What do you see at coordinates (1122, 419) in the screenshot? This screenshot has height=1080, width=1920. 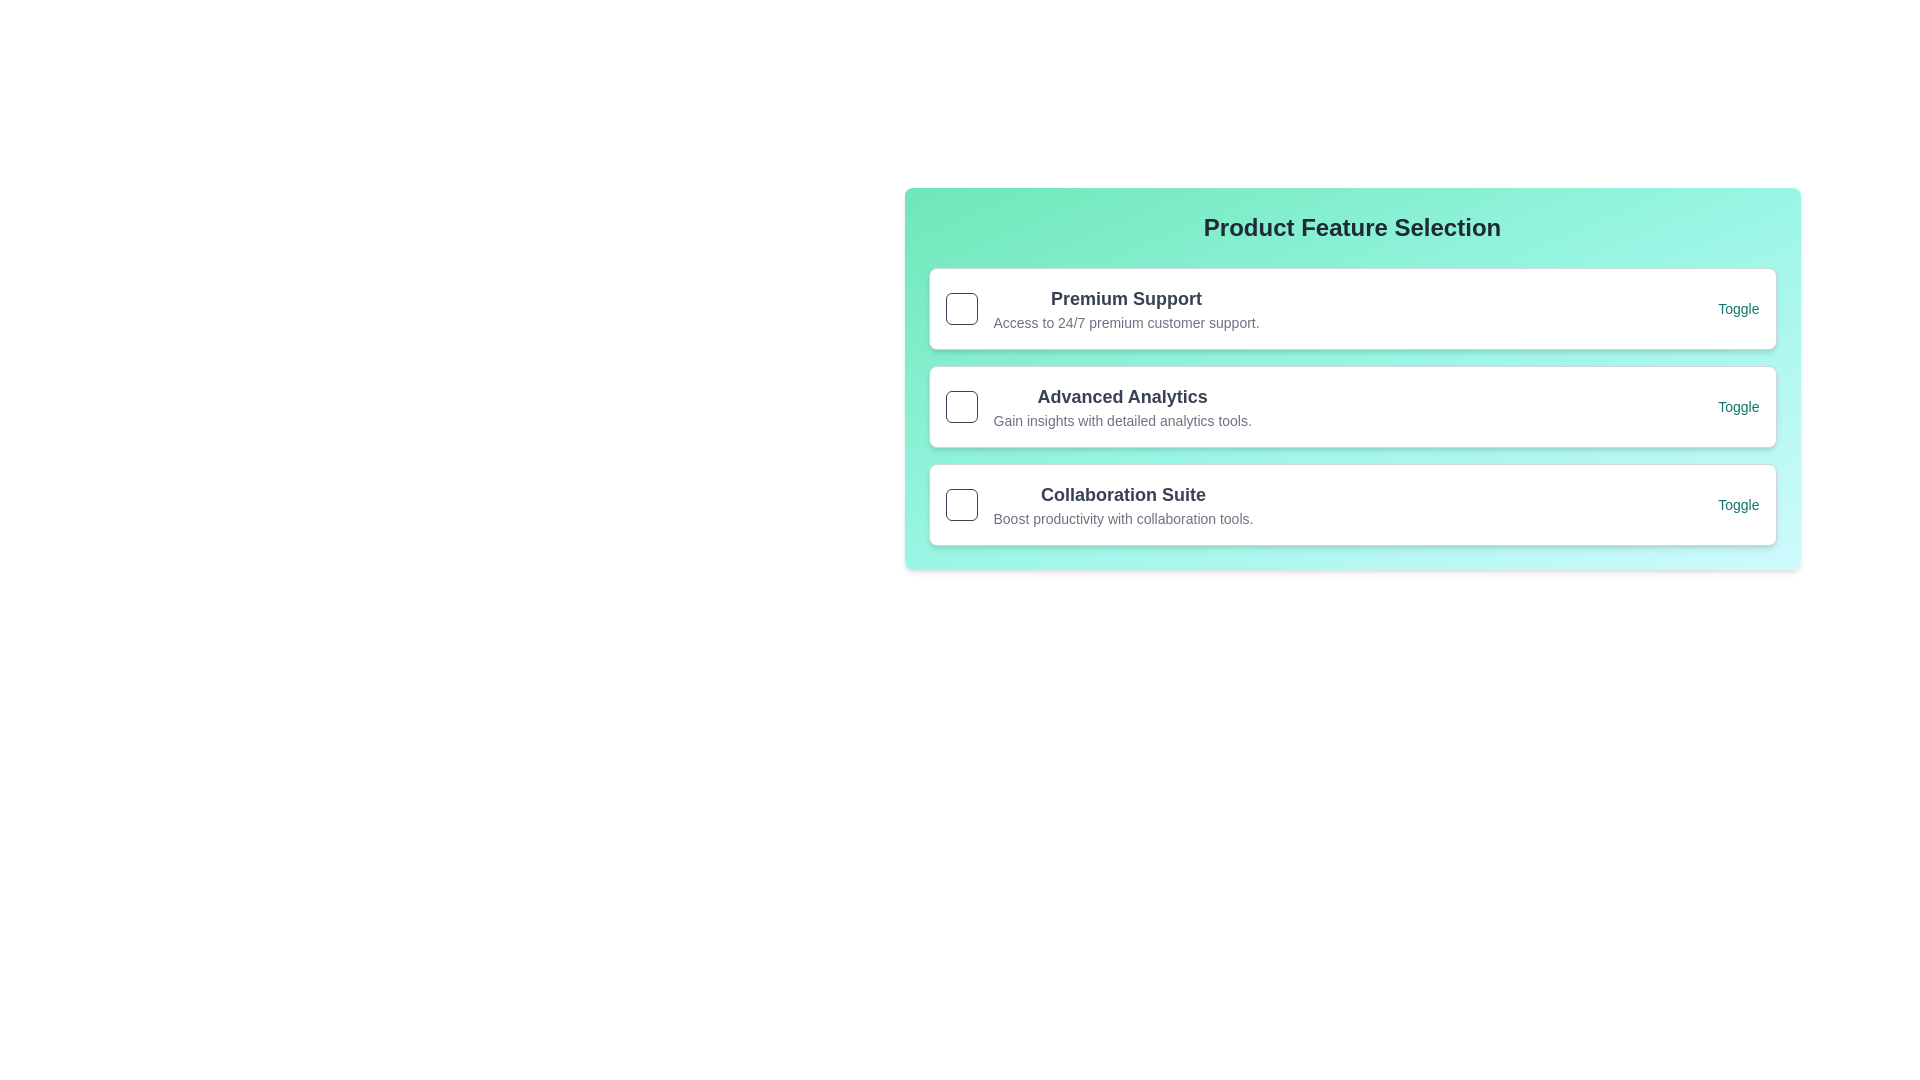 I see `the text label that reads 'Gain insights with detailed analytics tools.' which is located below the 'Advanced Analytics' title in the feature options panel` at bounding box center [1122, 419].